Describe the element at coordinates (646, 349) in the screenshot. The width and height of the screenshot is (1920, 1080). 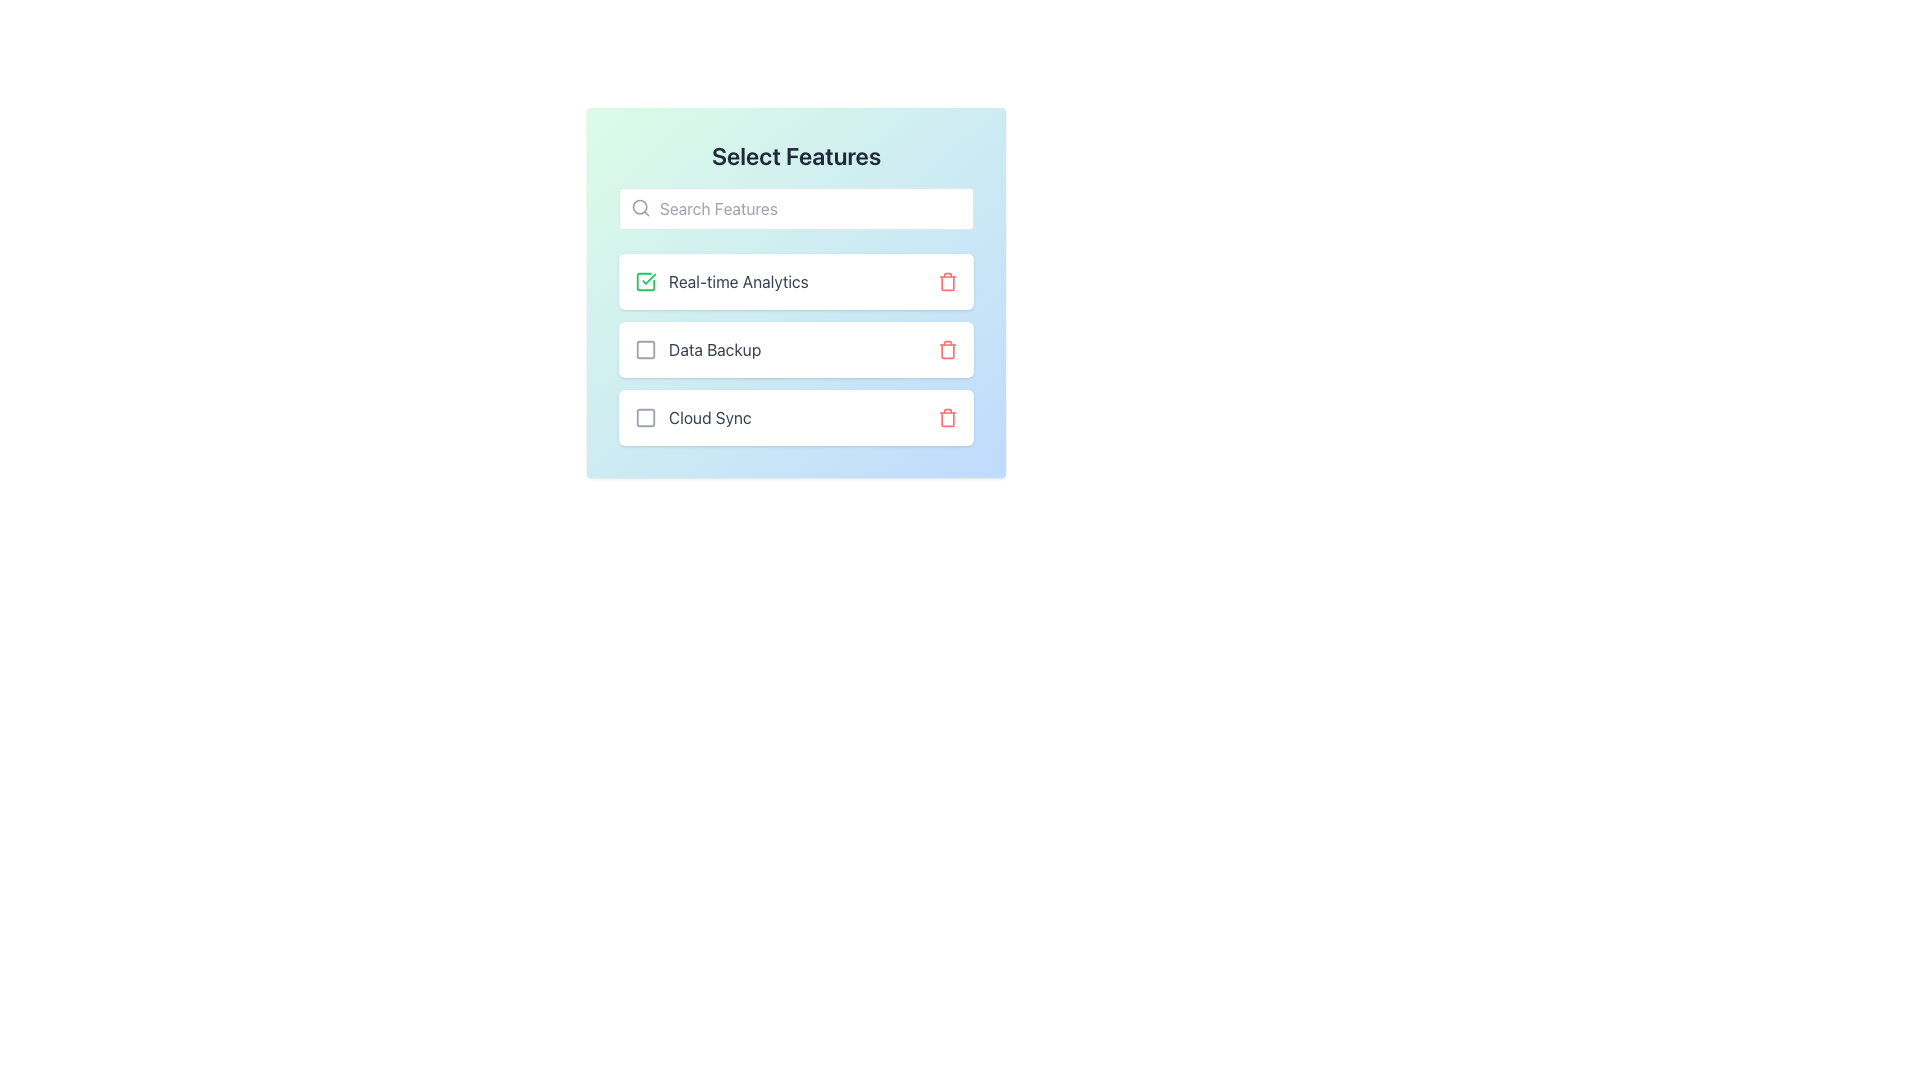
I see `the icon or status indicator located to the left of the 'Data Backup' label` at that location.